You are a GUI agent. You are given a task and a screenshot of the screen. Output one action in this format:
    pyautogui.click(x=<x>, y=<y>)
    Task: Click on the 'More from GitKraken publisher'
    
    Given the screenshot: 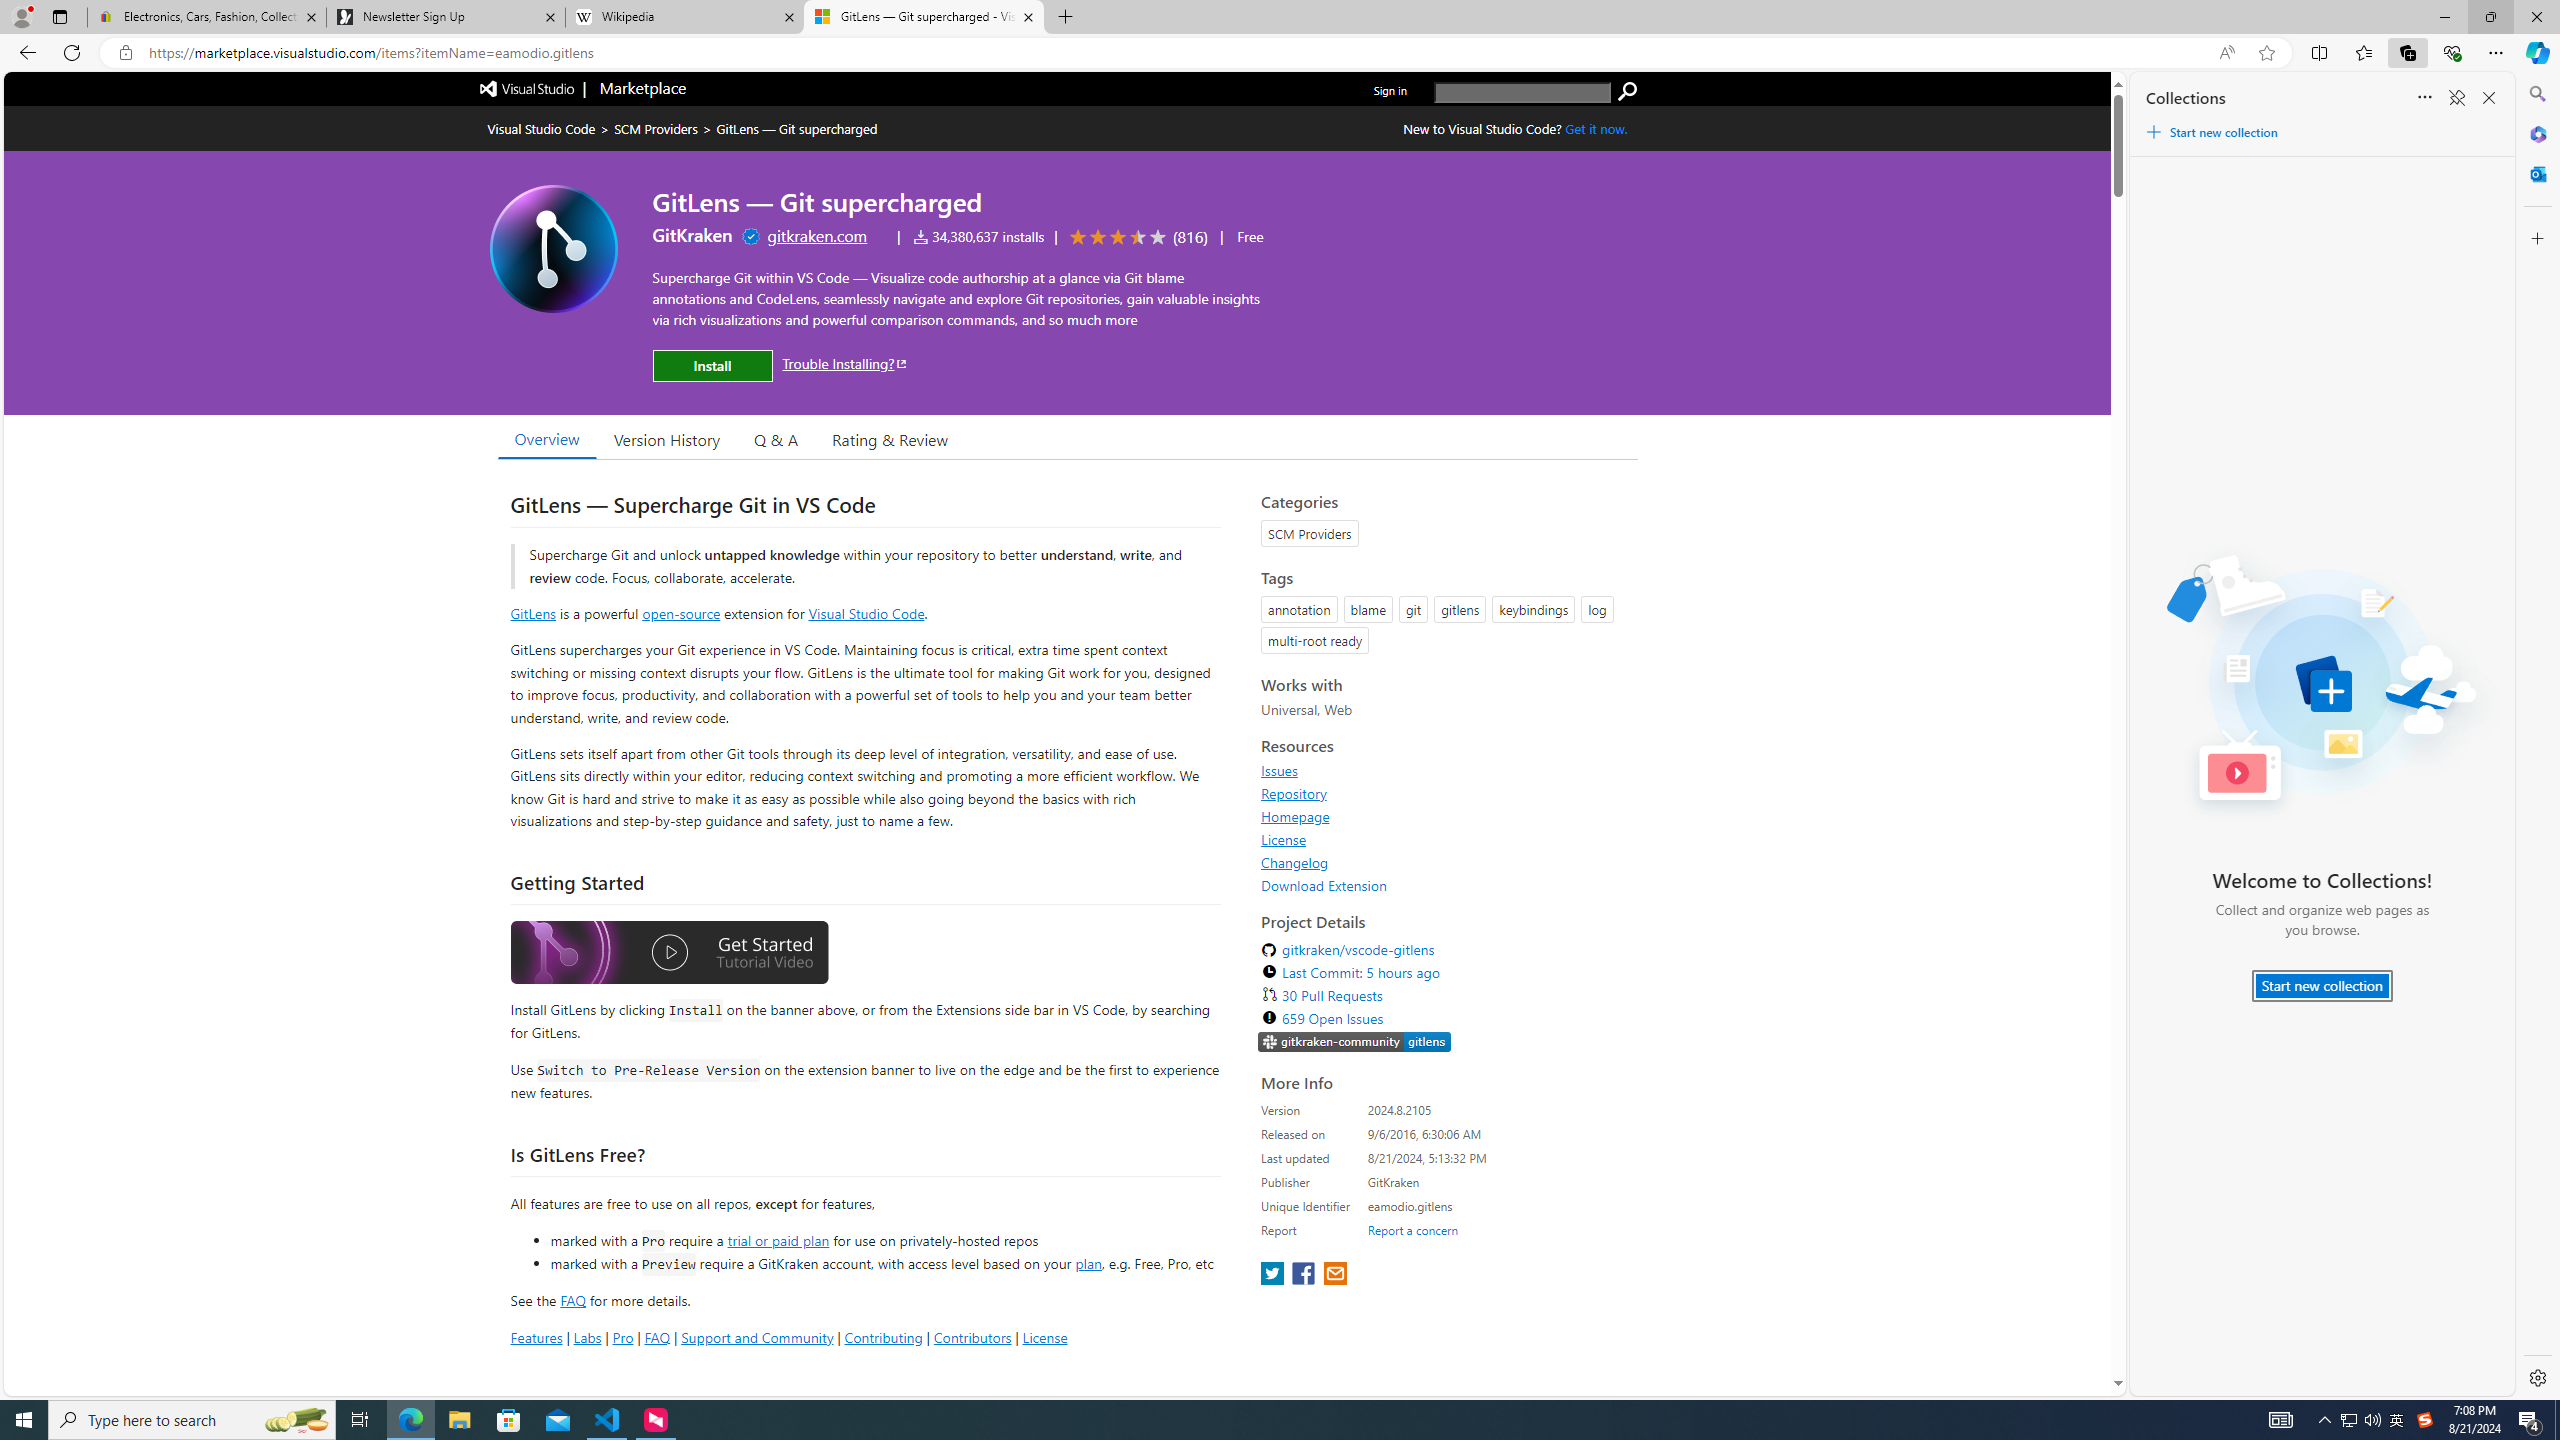 What is the action you would take?
    pyautogui.click(x=692, y=234)
    